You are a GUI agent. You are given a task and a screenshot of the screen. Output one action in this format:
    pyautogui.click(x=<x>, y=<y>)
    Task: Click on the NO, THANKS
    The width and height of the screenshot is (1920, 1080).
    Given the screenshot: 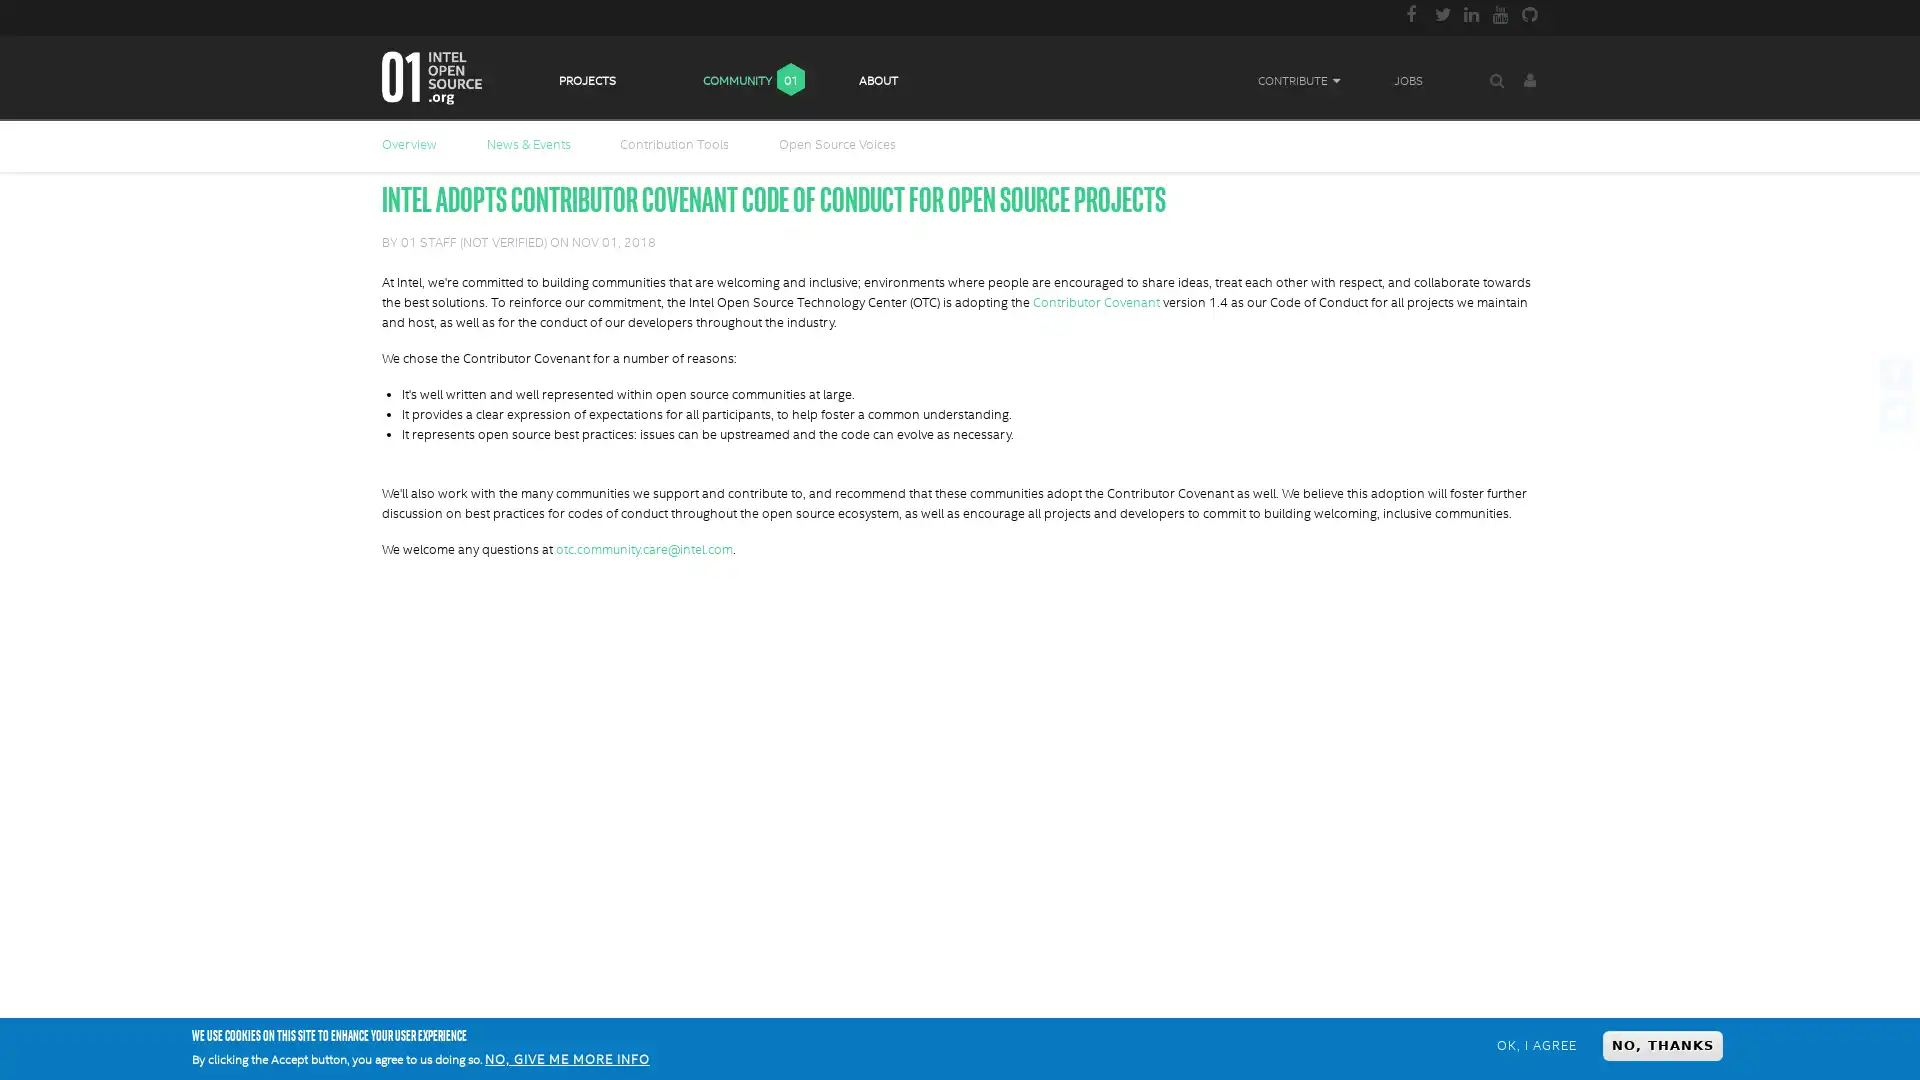 What is the action you would take?
    pyautogui.click(x=1662, y=1044)
    